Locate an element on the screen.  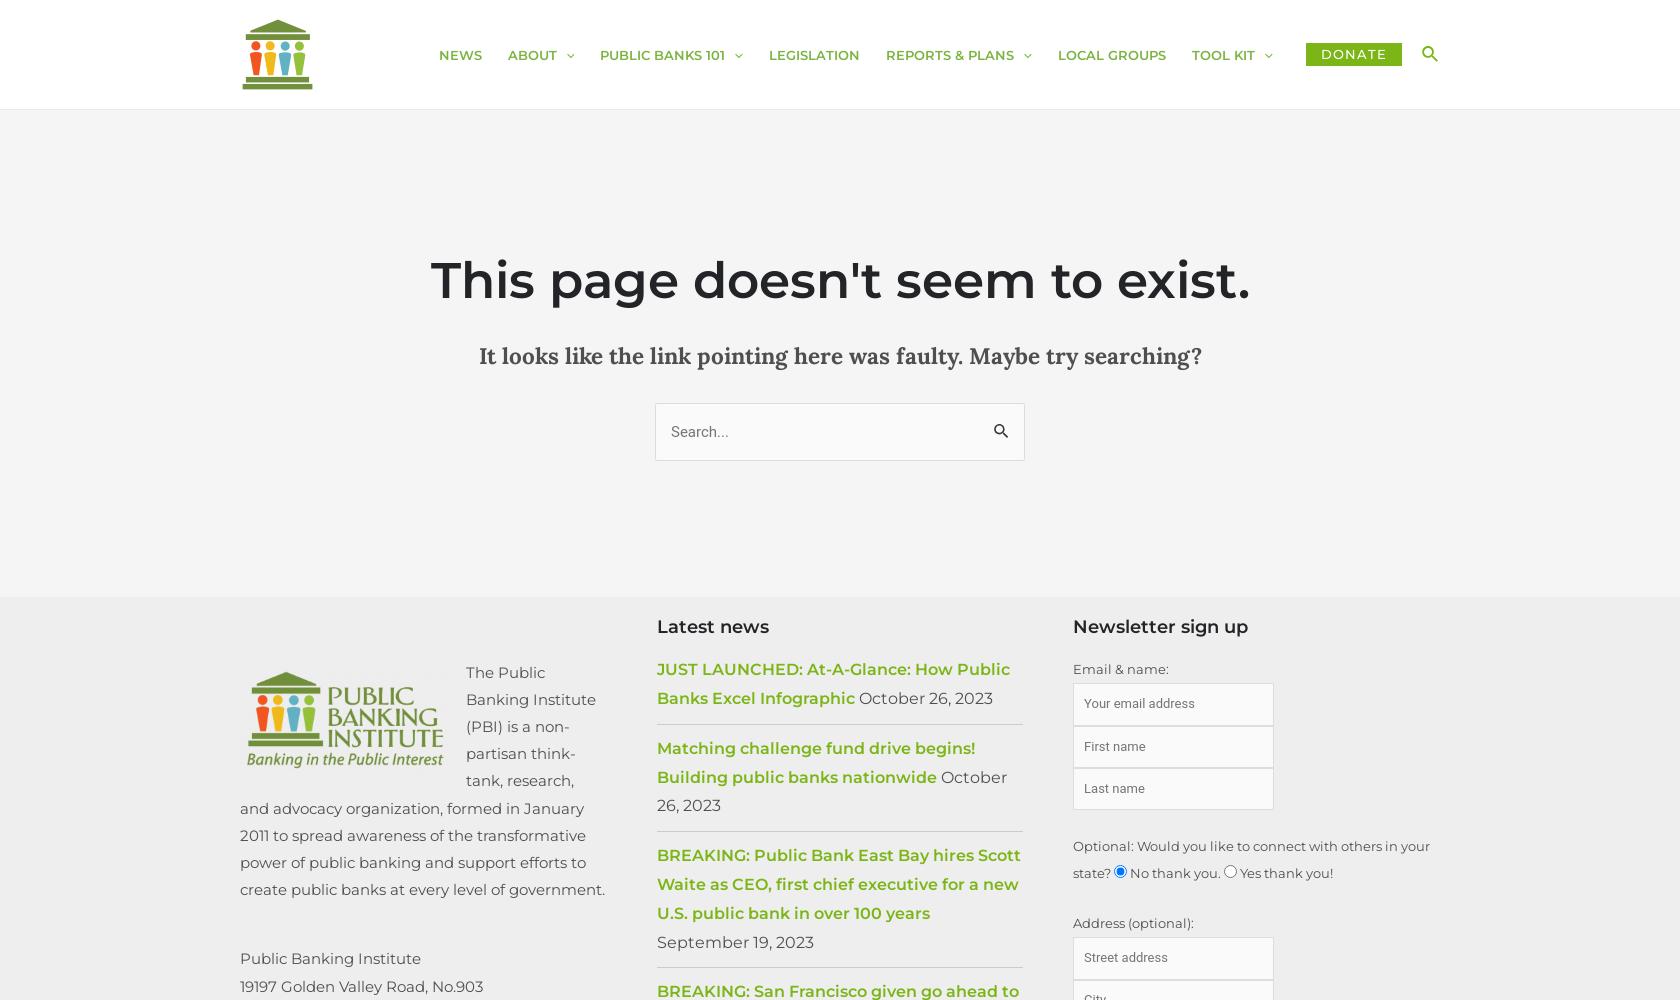
'September 19, 2023' is located at coordinates (656, 940).